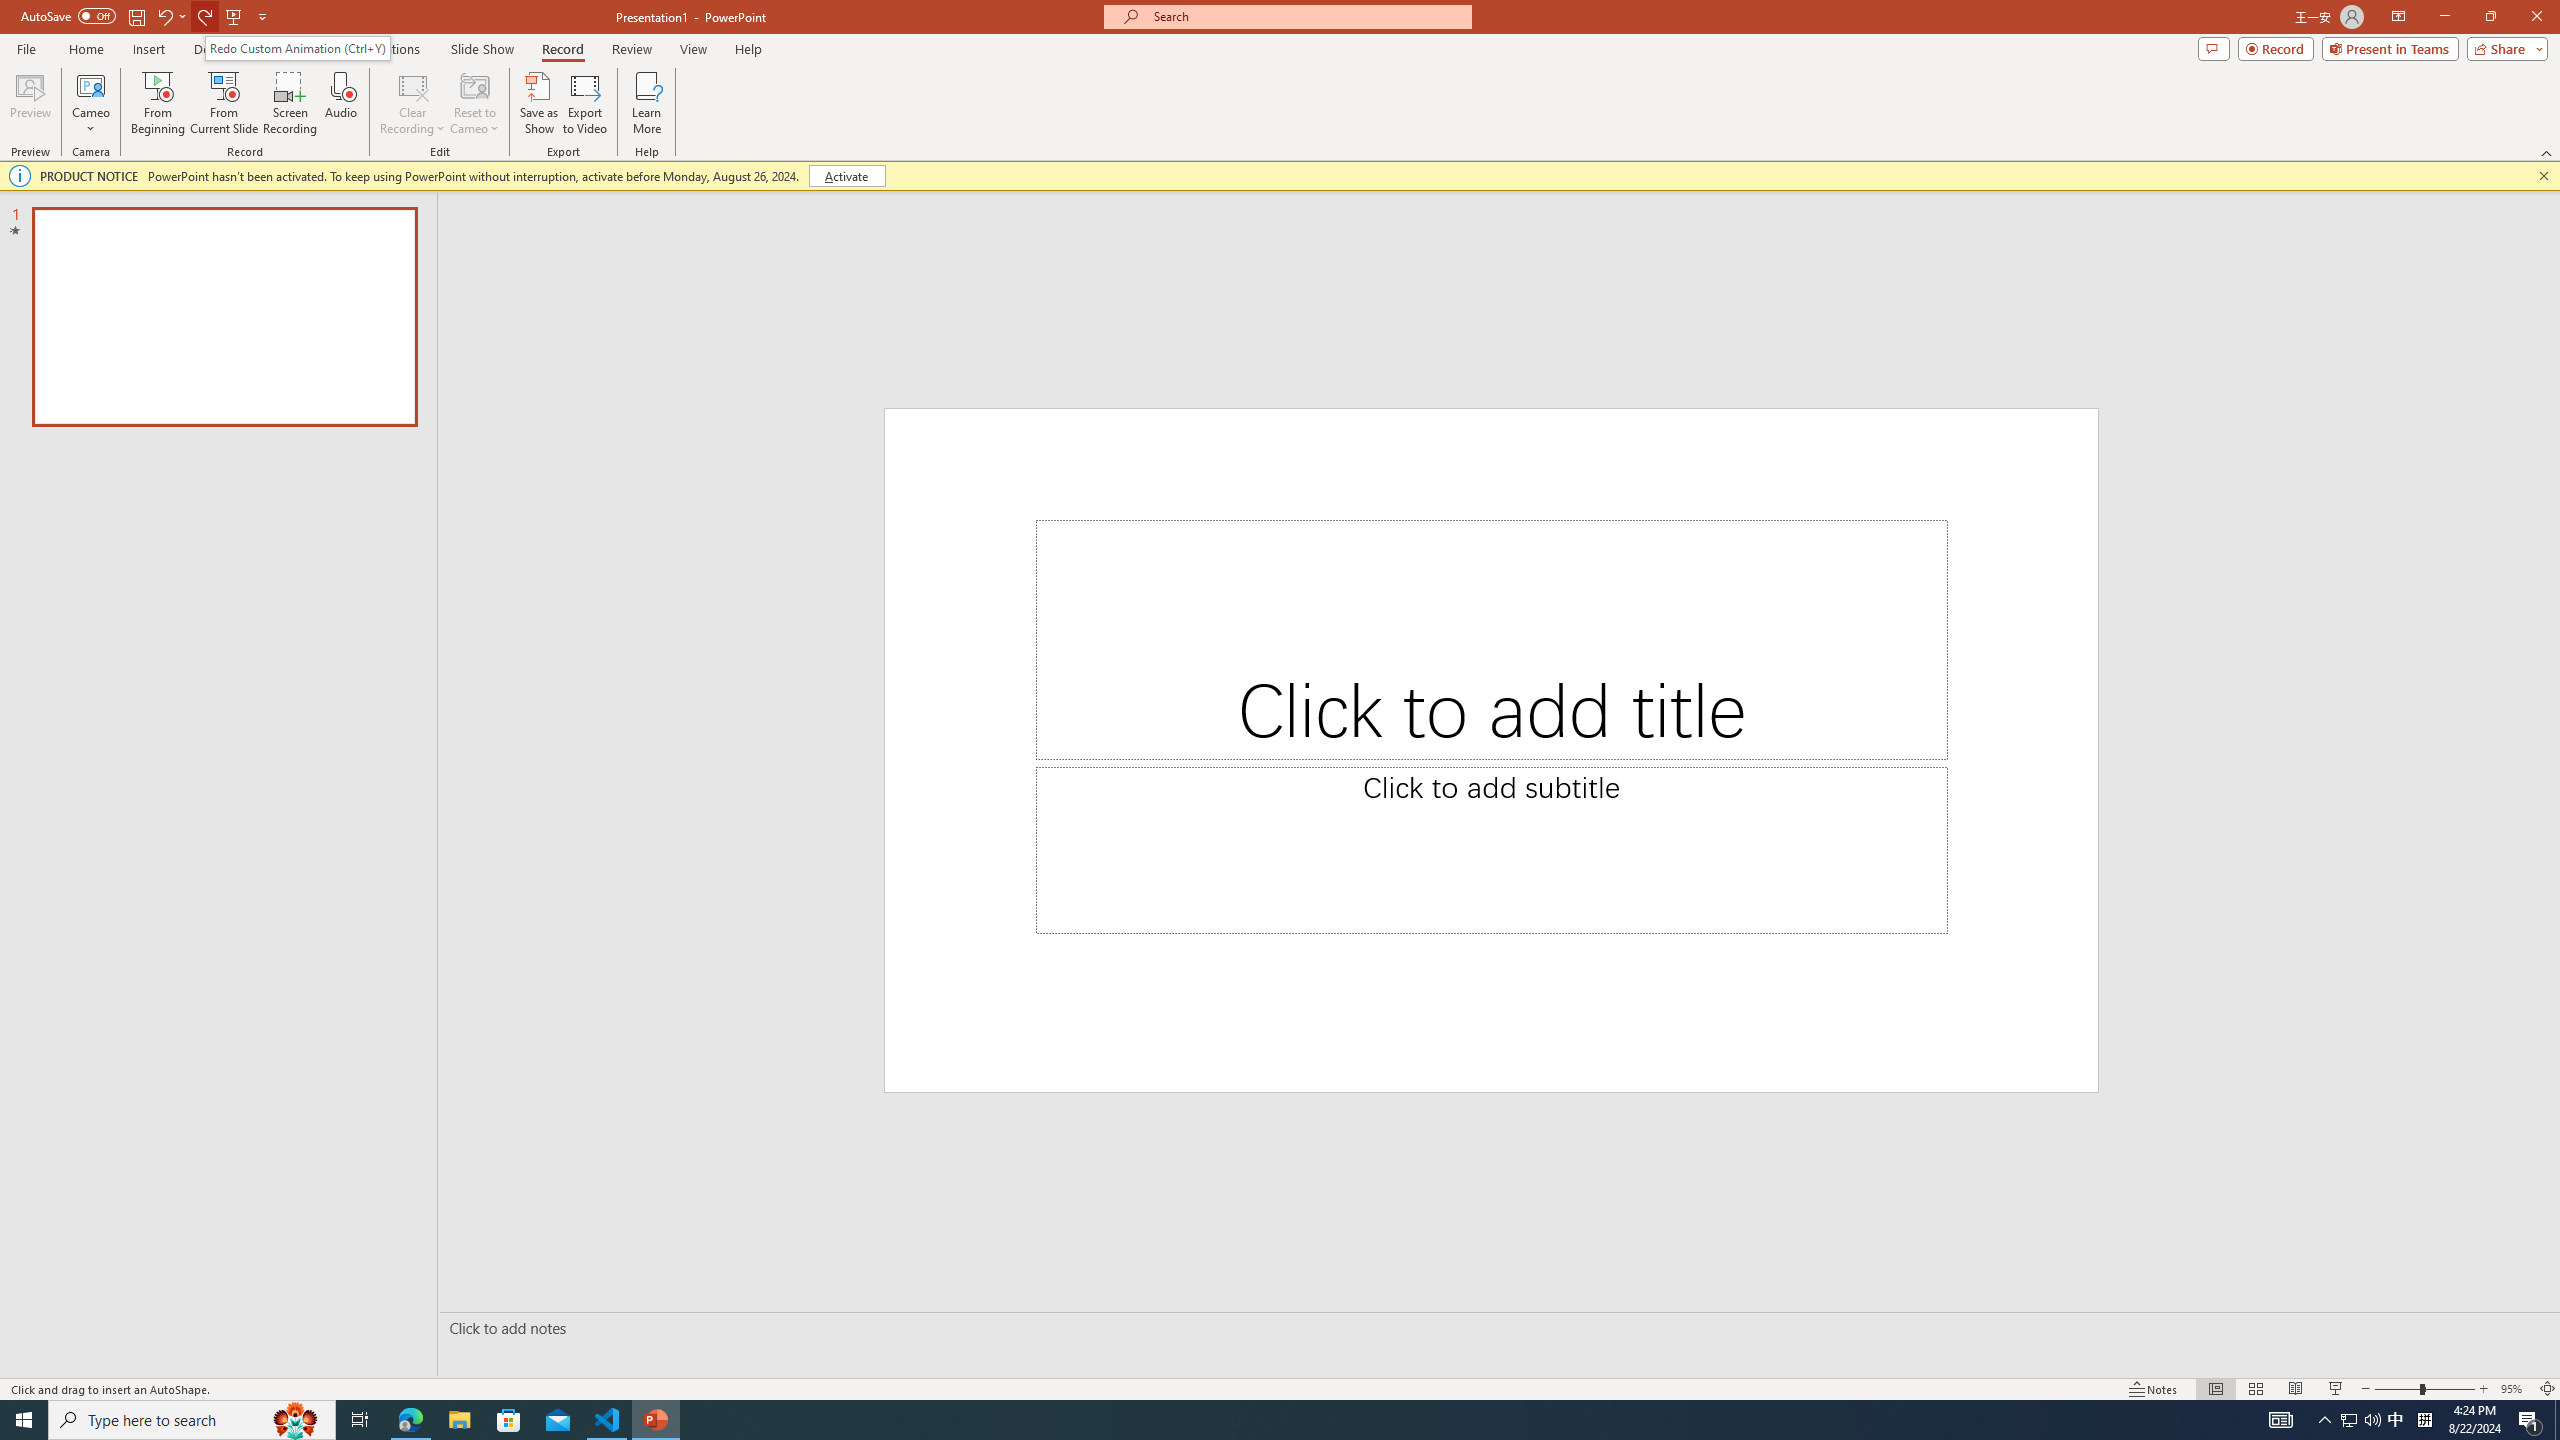 This screenshot has width=2560, height=1440. Describe the element at coordinates (224, 103) in the screenshot. I see `'From Current Slide...'` at that location.